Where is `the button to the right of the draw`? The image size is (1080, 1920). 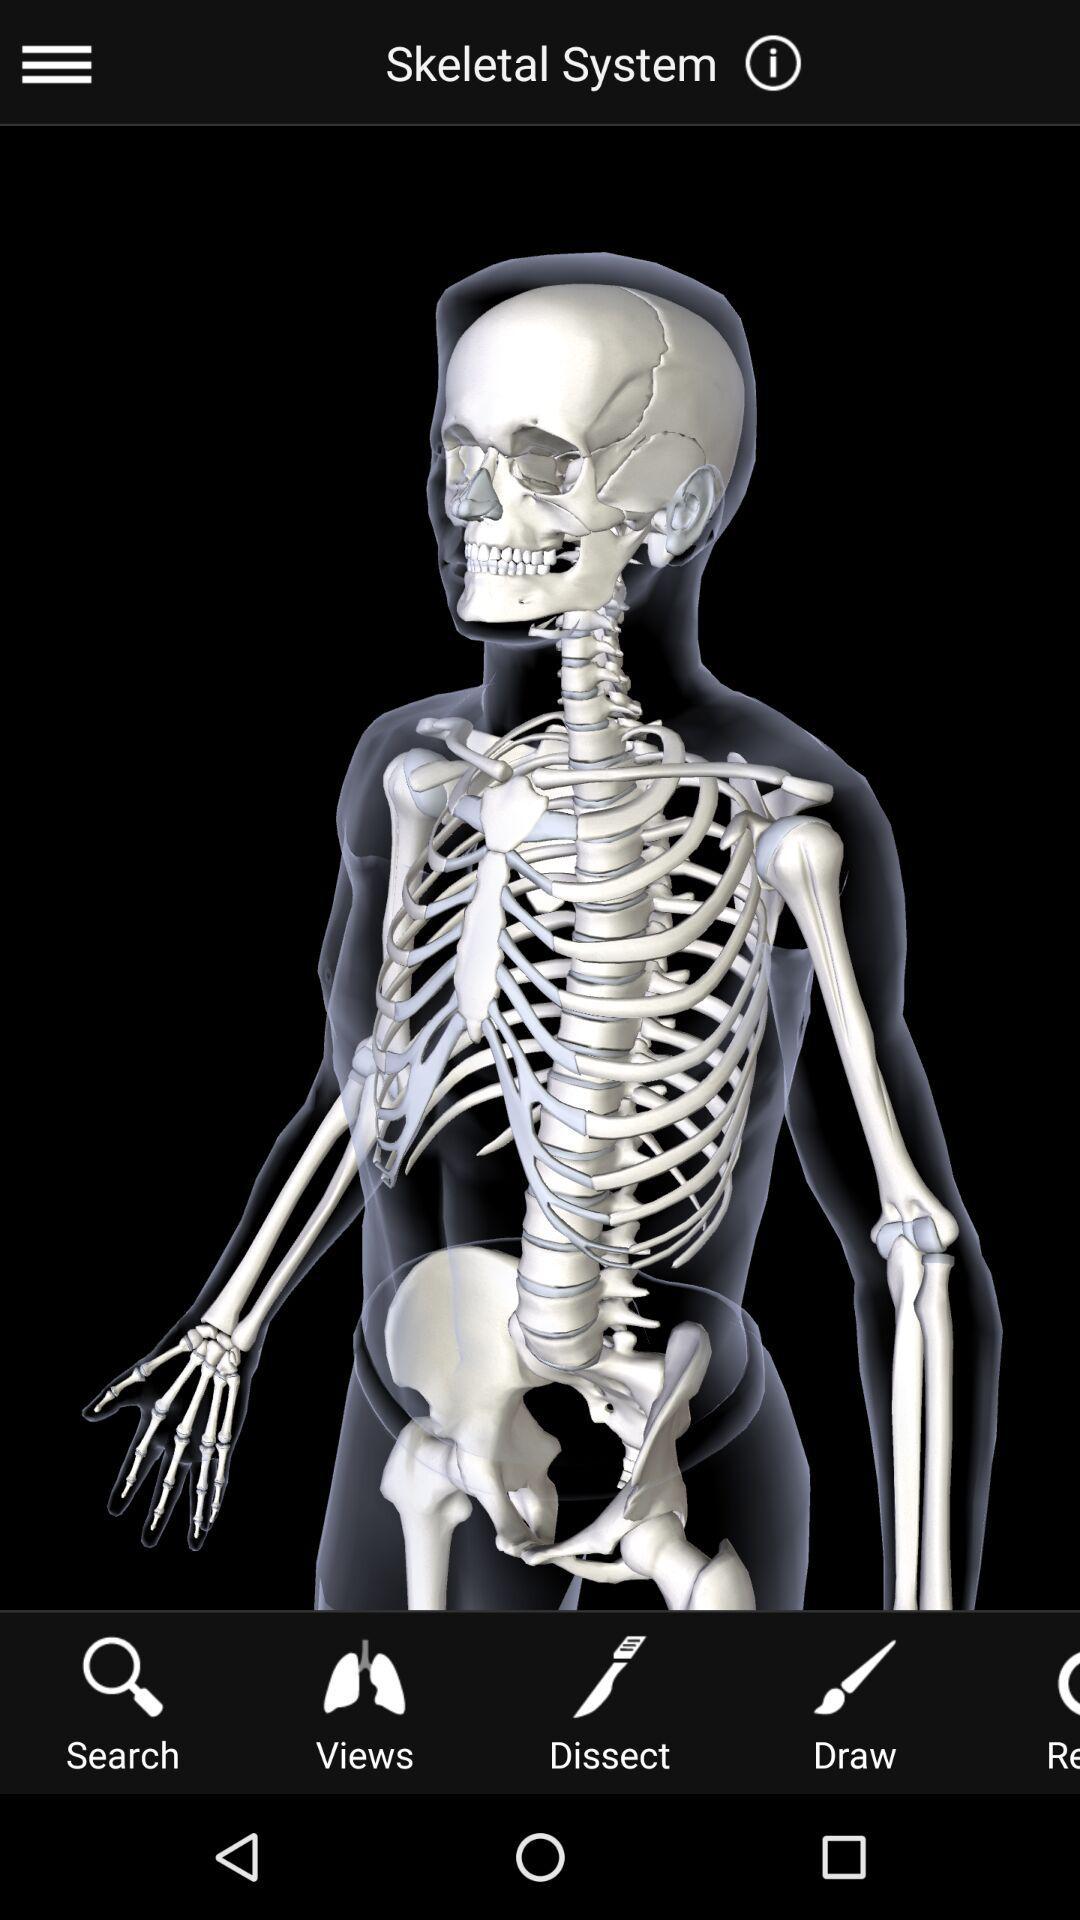 the button to the right of the draw is located at coordinates (1033, 1700).